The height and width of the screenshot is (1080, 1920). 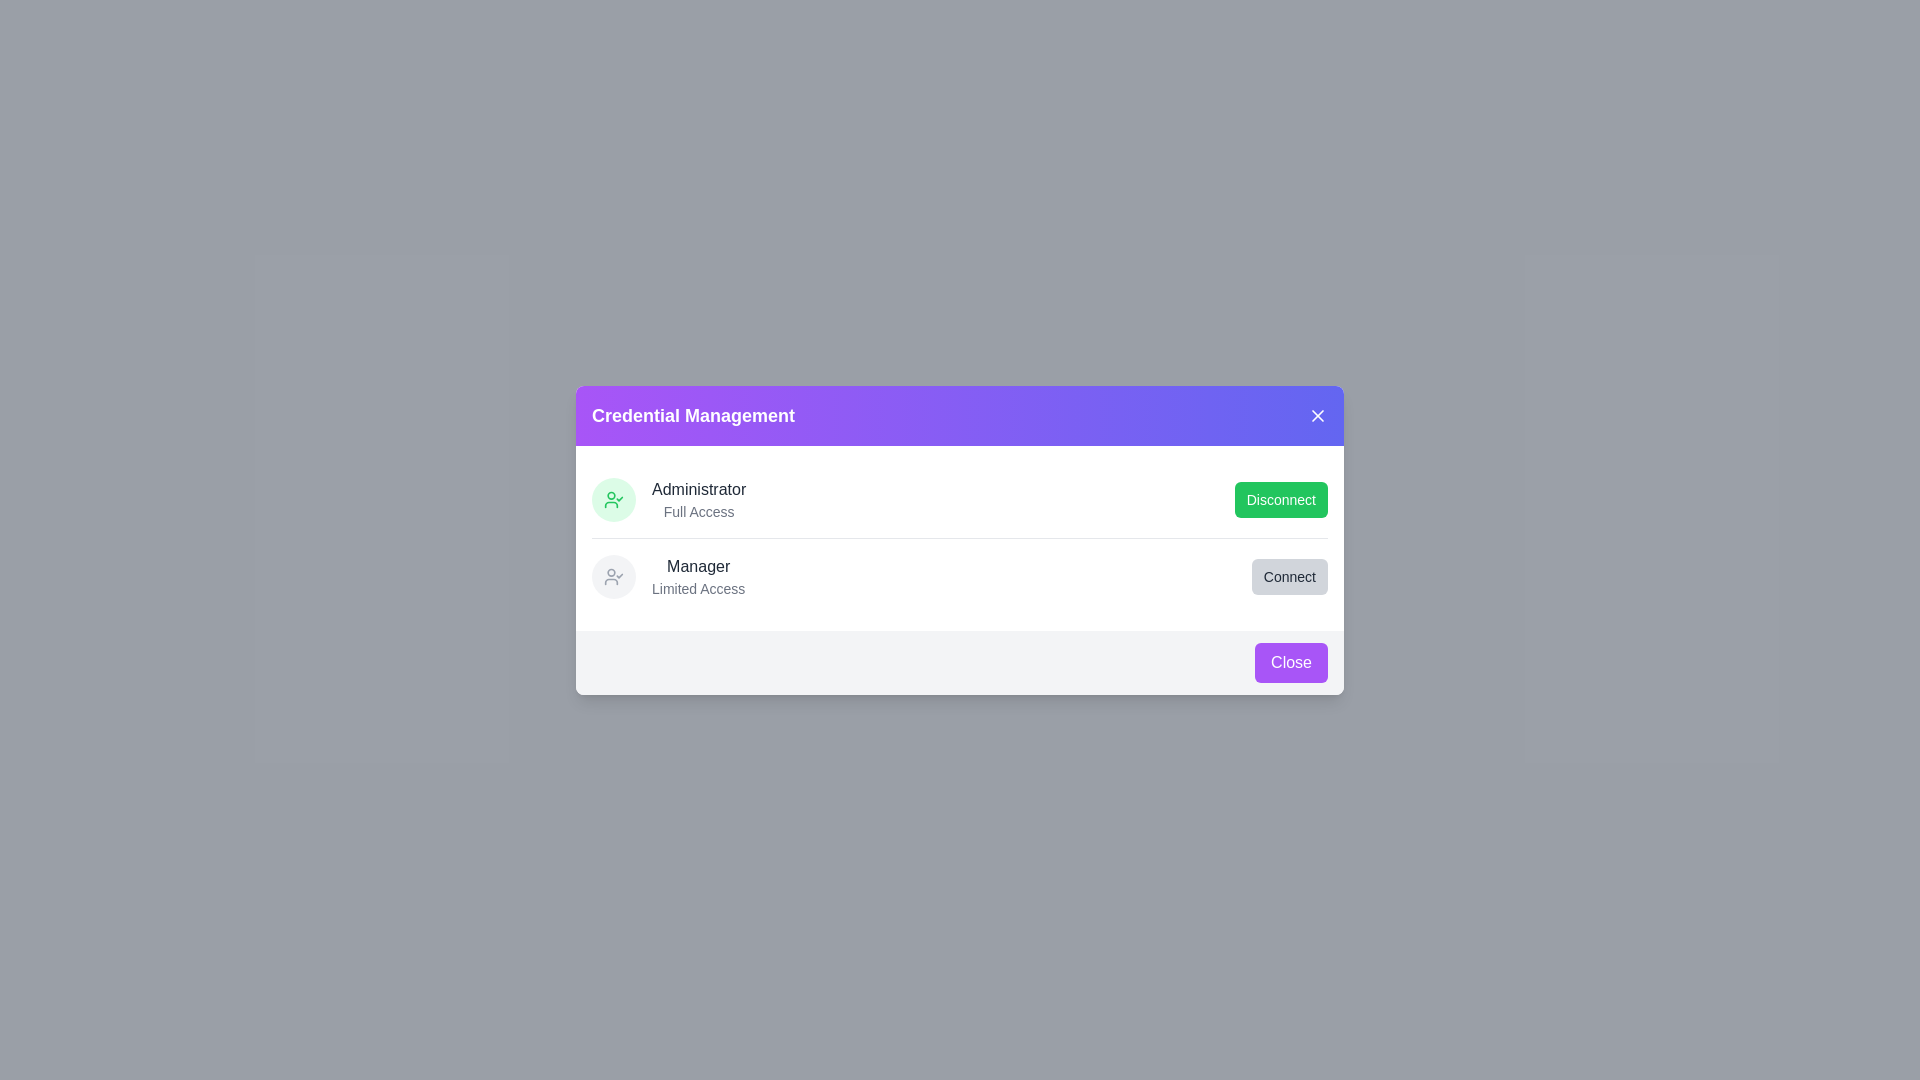 I want to click on the text label reading 'Credential Management' which is styled in bold white font on a gradient background, located at the top portion of the dialog box, so click(x=693, y=414).